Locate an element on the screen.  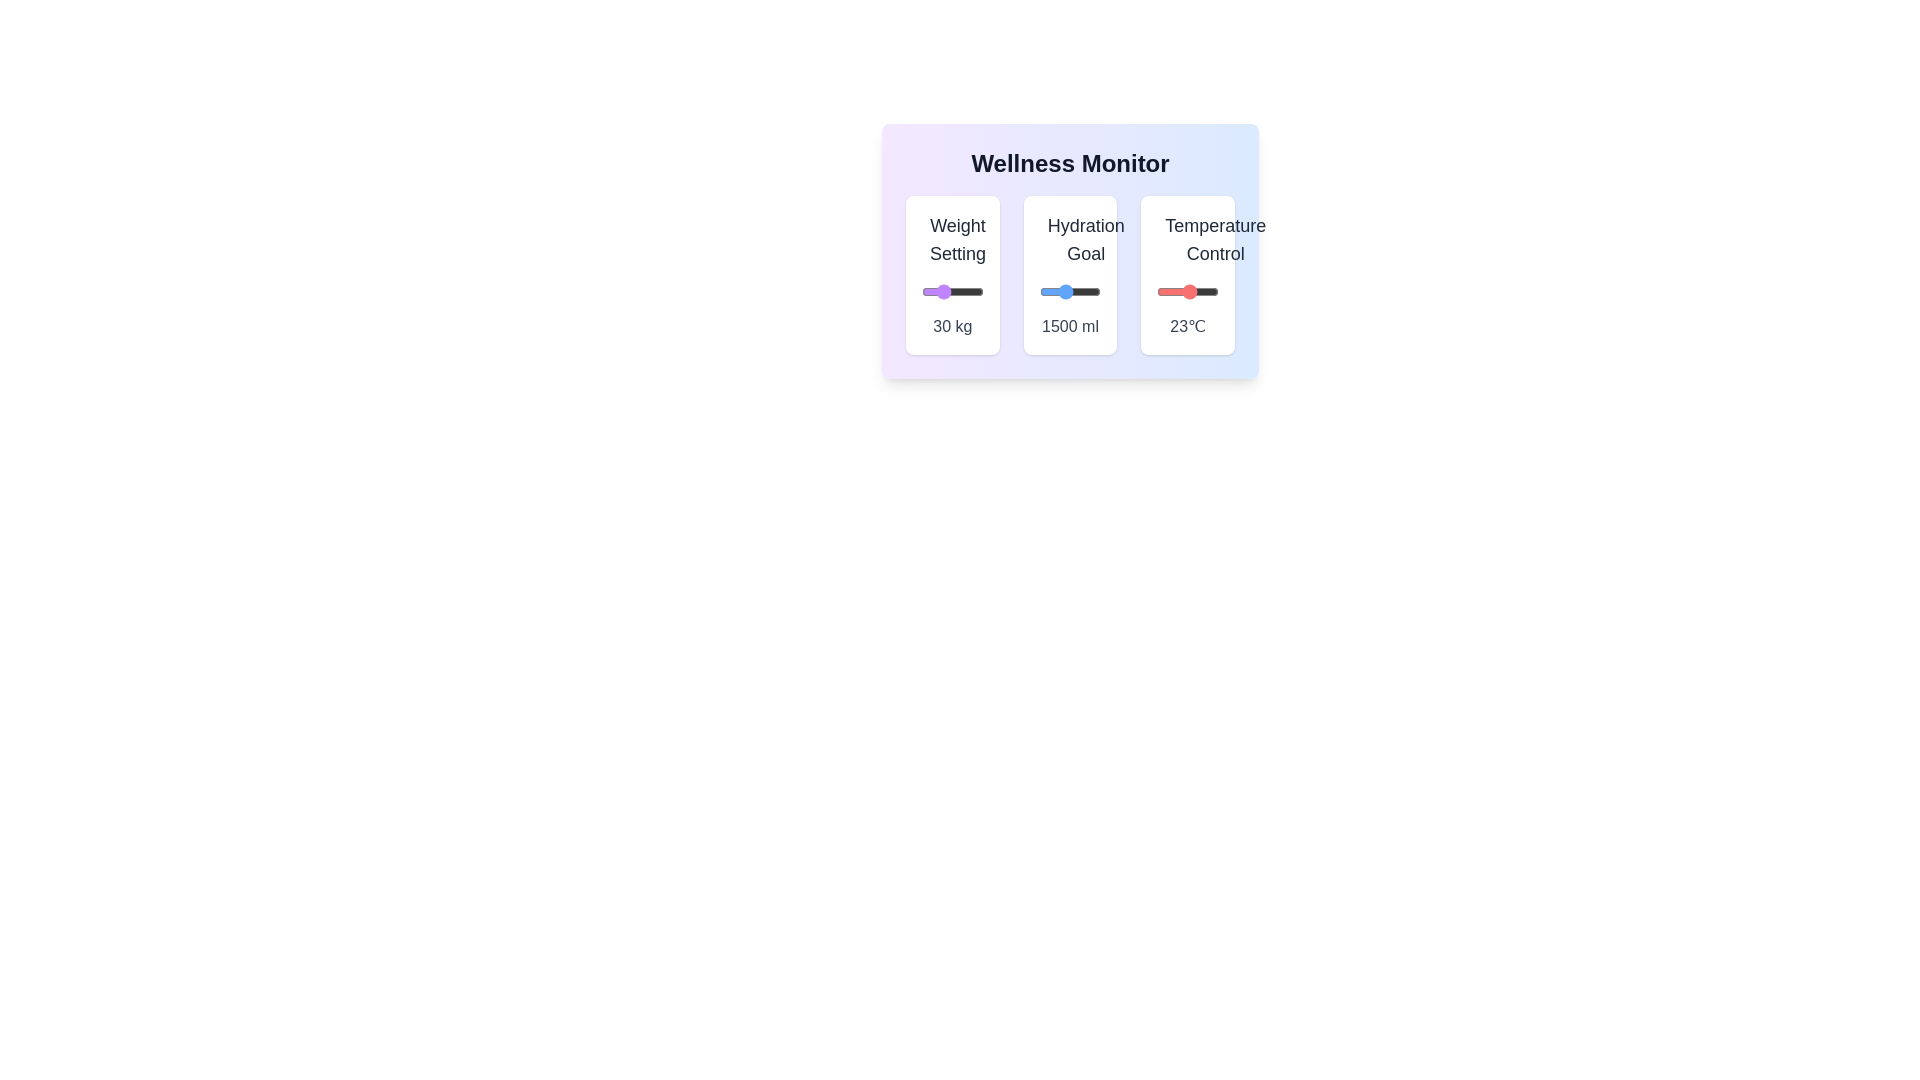
the range slider for keyboard value adjustment is located at coordinates (1188, 292).